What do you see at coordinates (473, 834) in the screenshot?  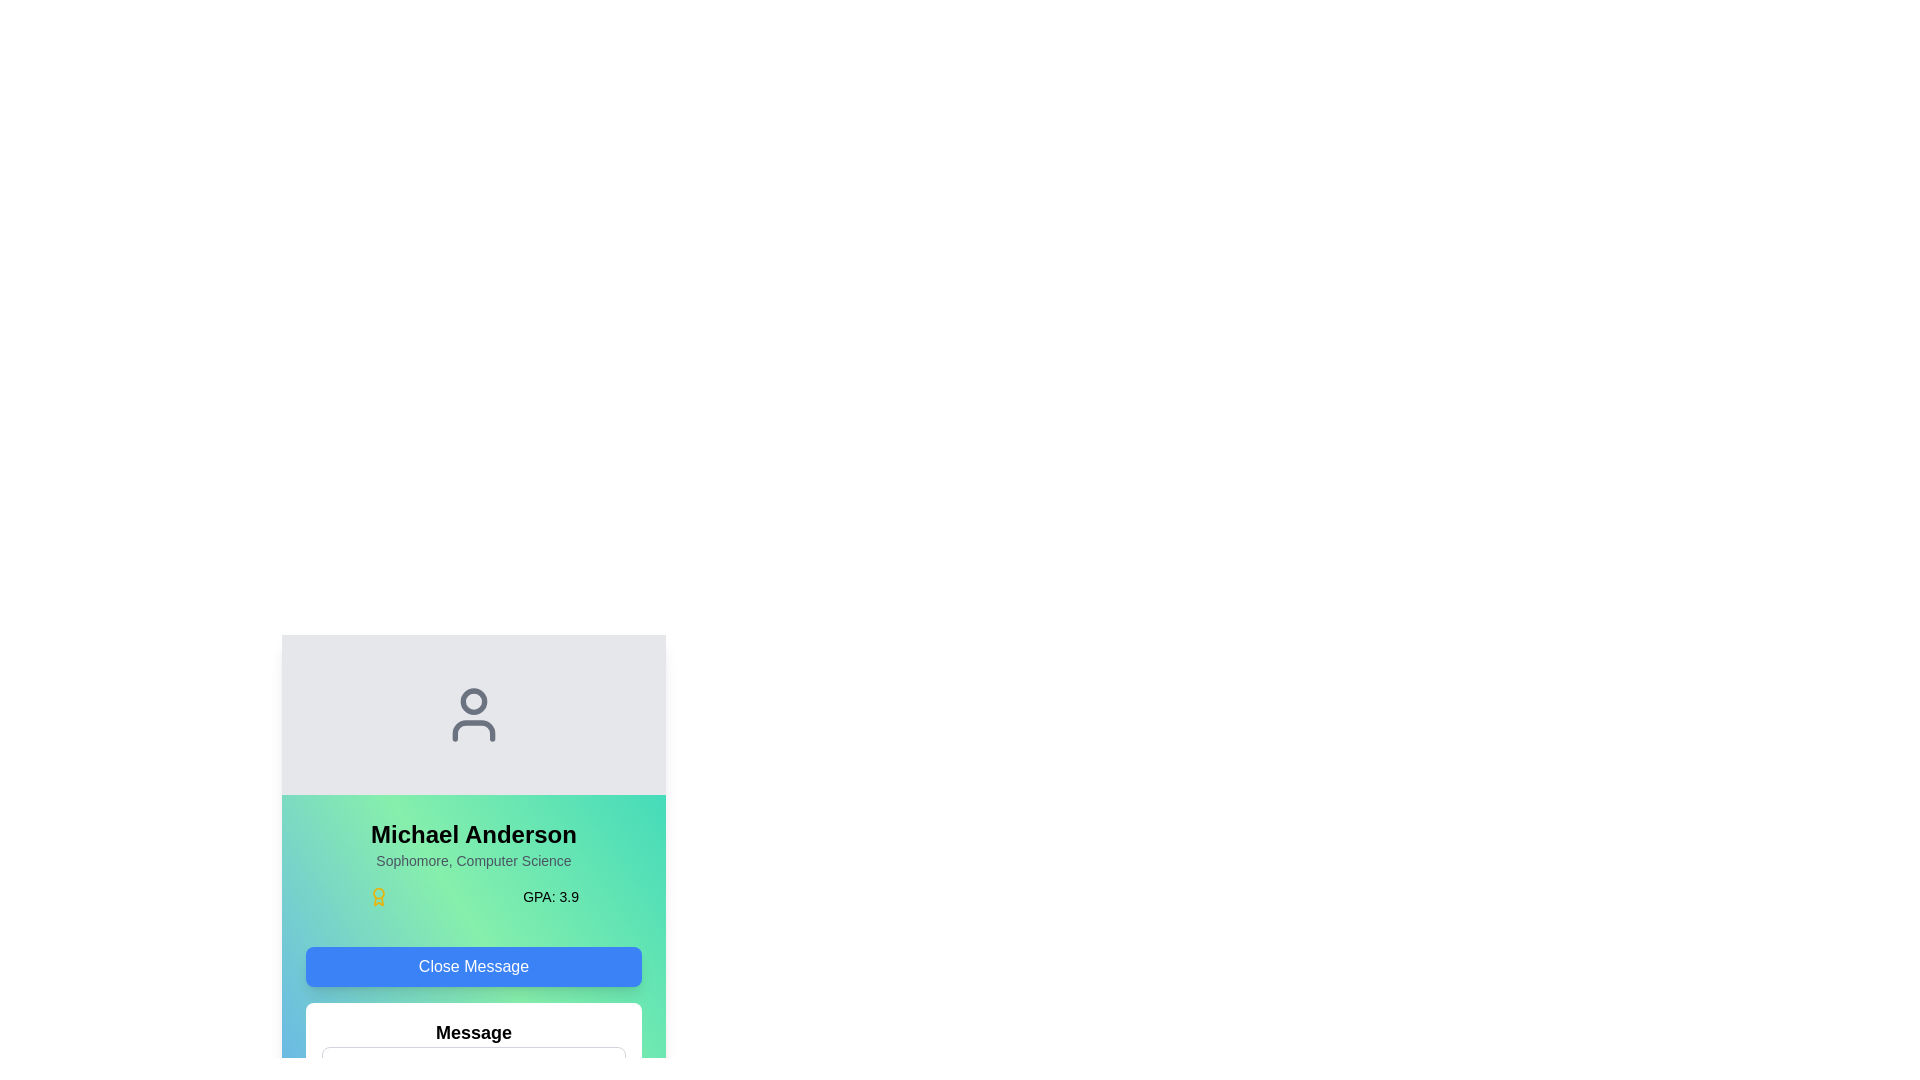 I see `the text label displaying 'Michael Anderson' in bold on a gradient green background` at bounding box center [473, 834].